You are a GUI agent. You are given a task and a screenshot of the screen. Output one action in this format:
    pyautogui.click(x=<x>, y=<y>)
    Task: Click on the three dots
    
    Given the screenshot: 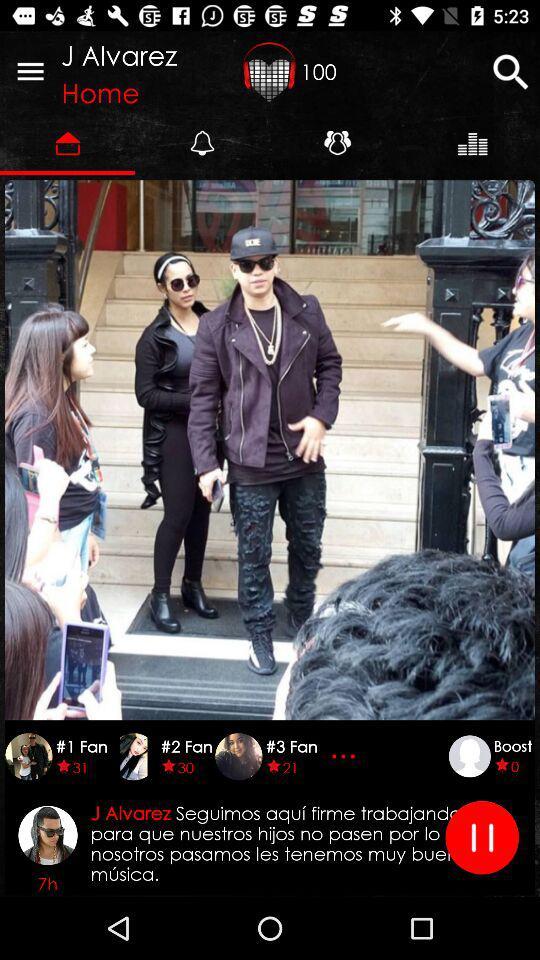 What is the action you would take?
    pyautogui.click(x=345, y=755)
    